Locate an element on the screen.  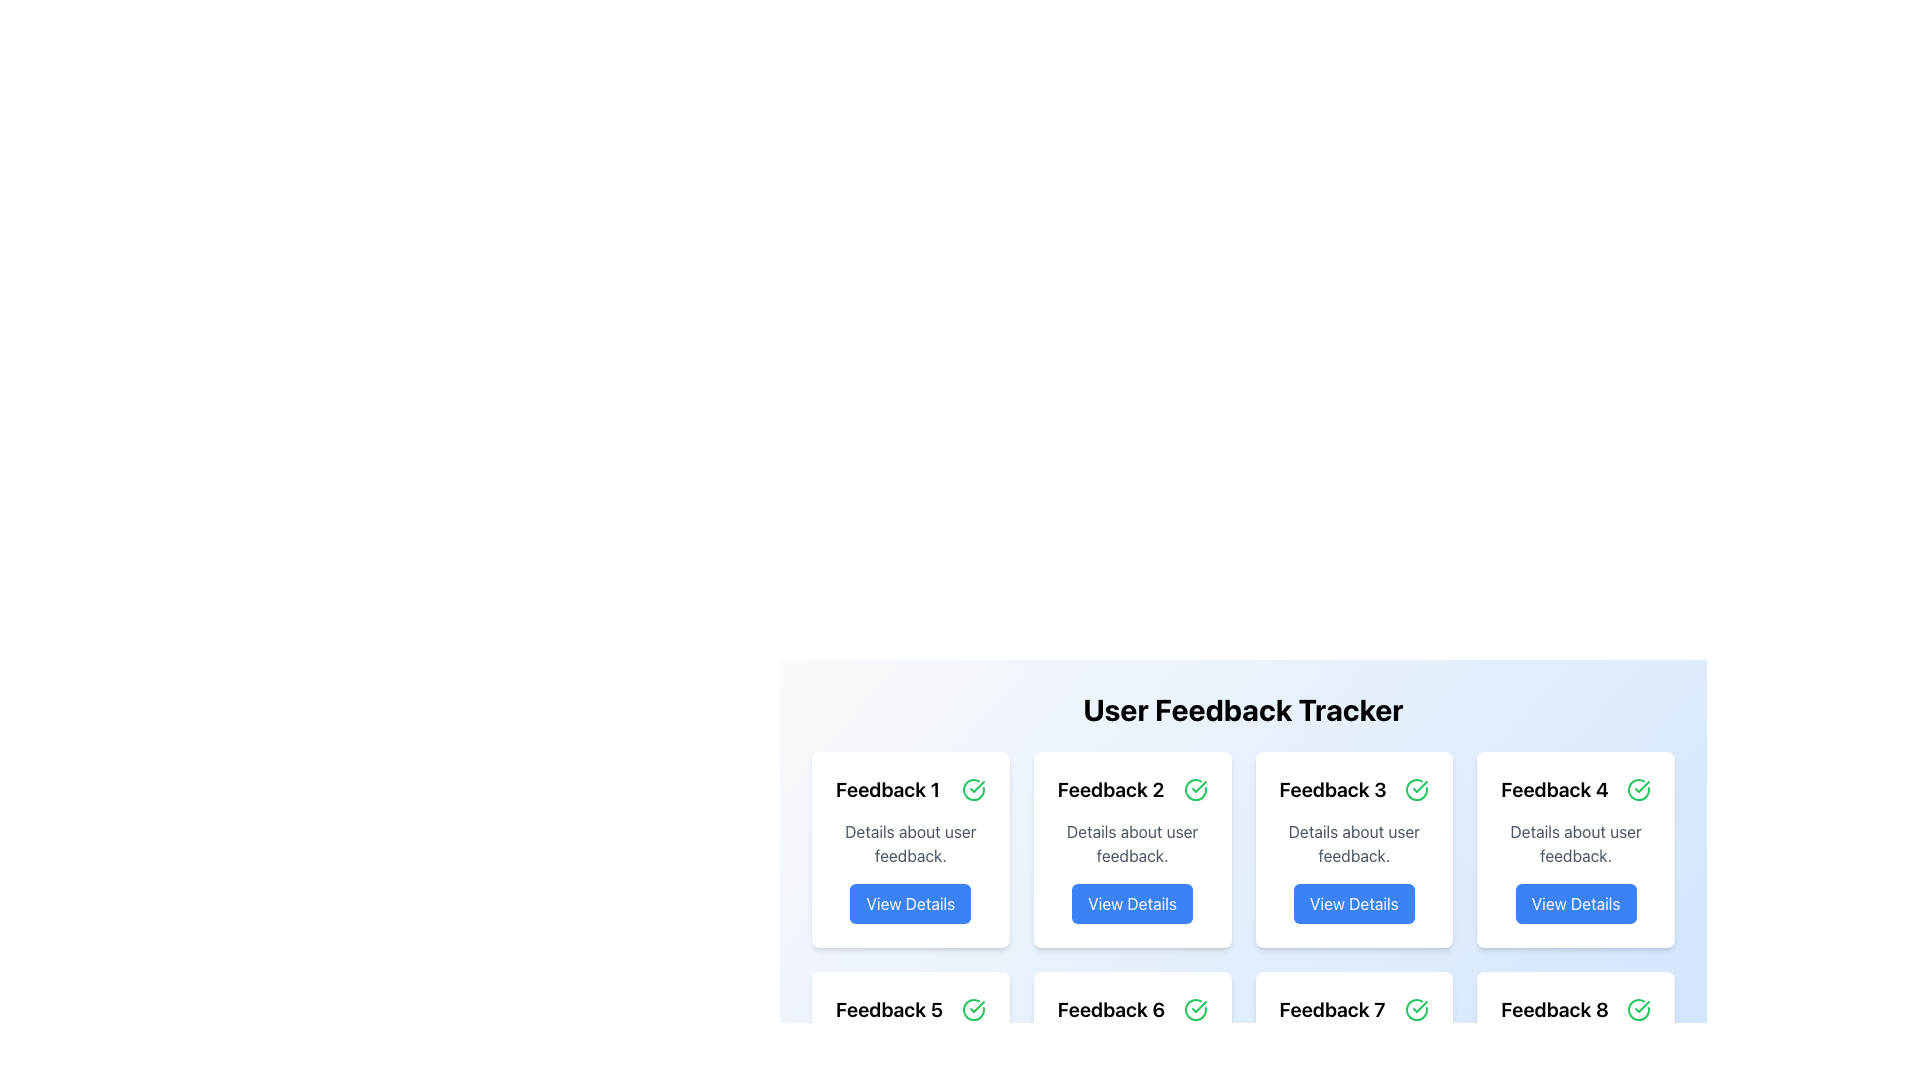
the text label 'Feedback 6' located in the bottom row of the feedback tracking interface, specifically positioned in the second position from the left, above the 'View Details' button is located at coordinates (1110, 1010).